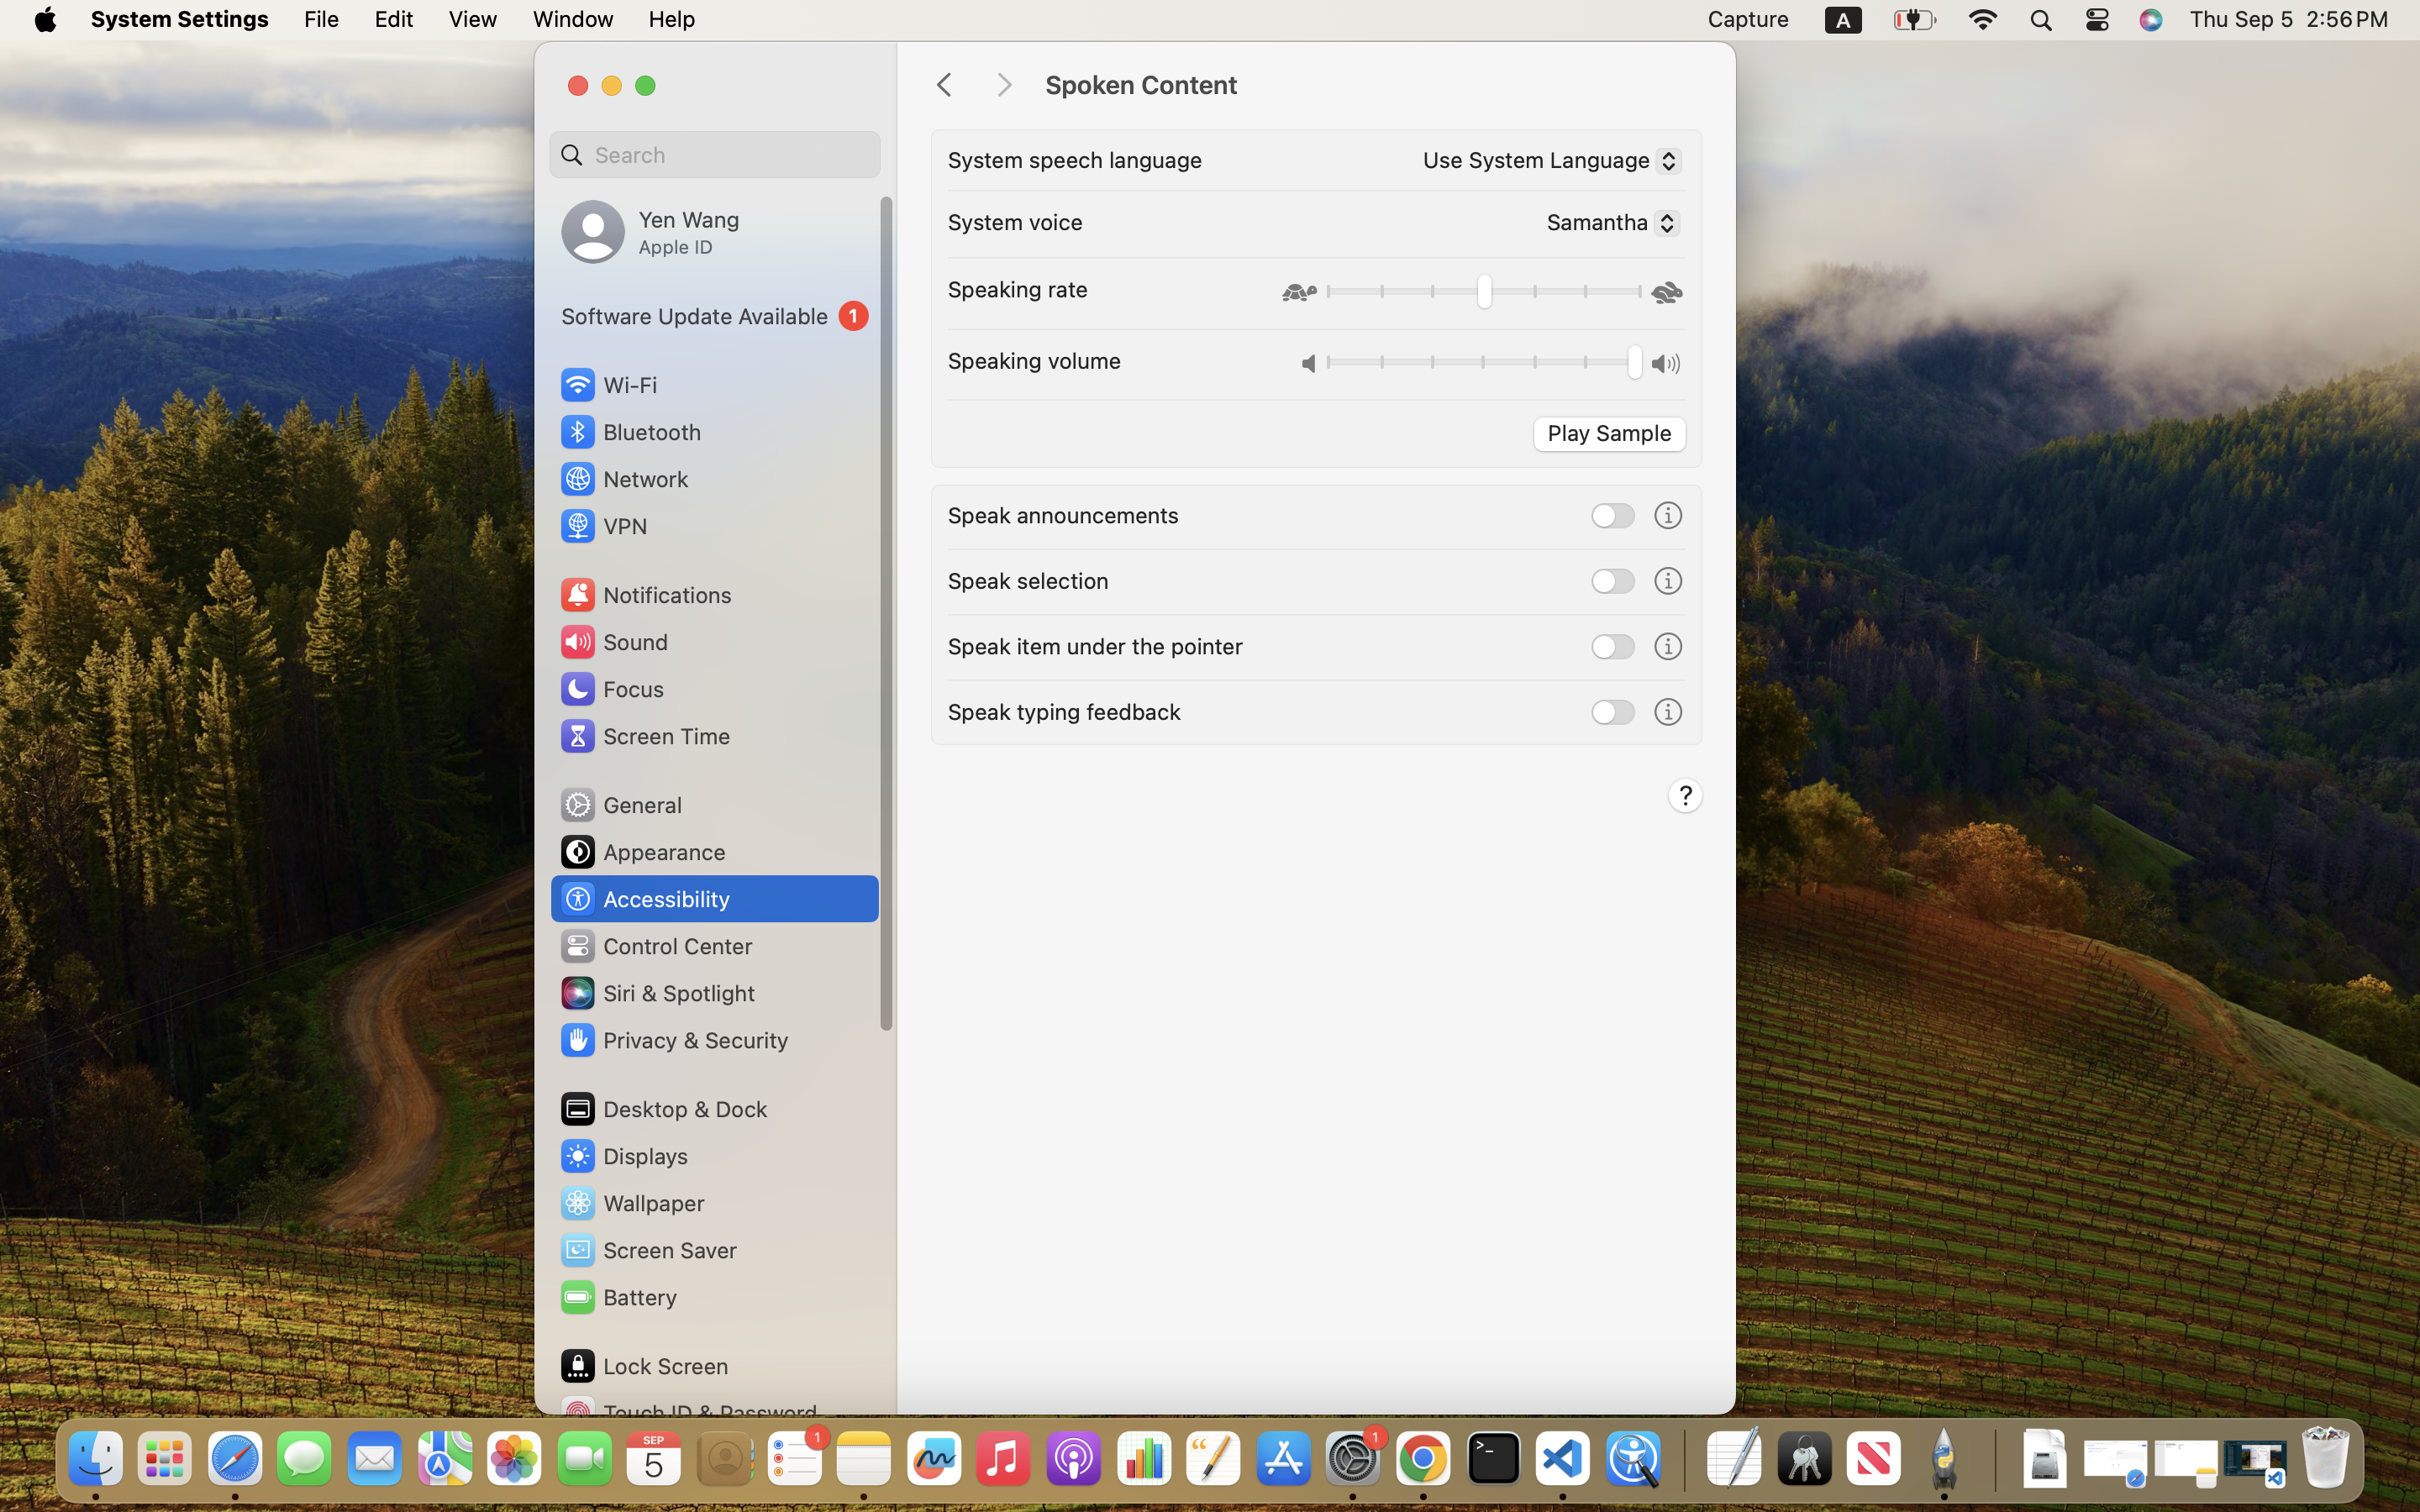 This screenshot has width=2420, height=1512. I want to click on '1', so click(714, 315).